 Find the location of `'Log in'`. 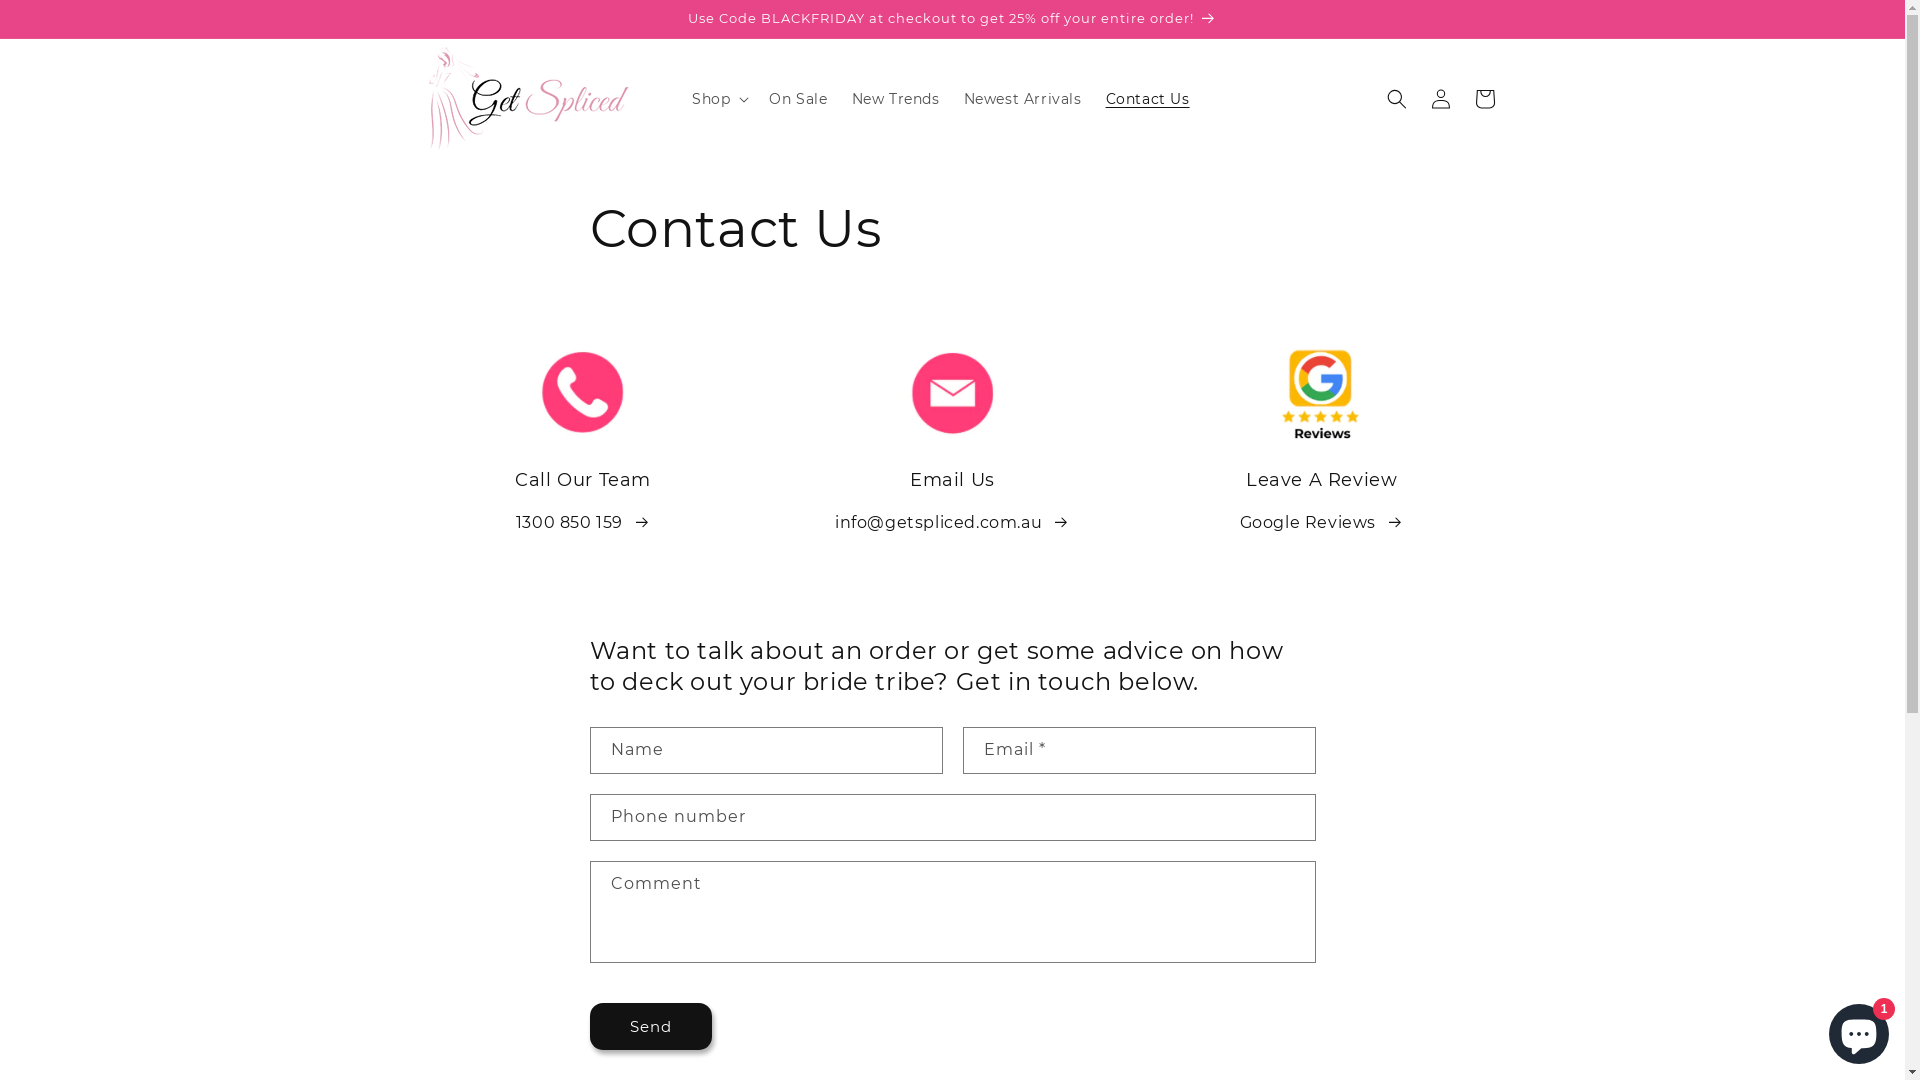

'Log in' is located at coordinates (1416, 99).